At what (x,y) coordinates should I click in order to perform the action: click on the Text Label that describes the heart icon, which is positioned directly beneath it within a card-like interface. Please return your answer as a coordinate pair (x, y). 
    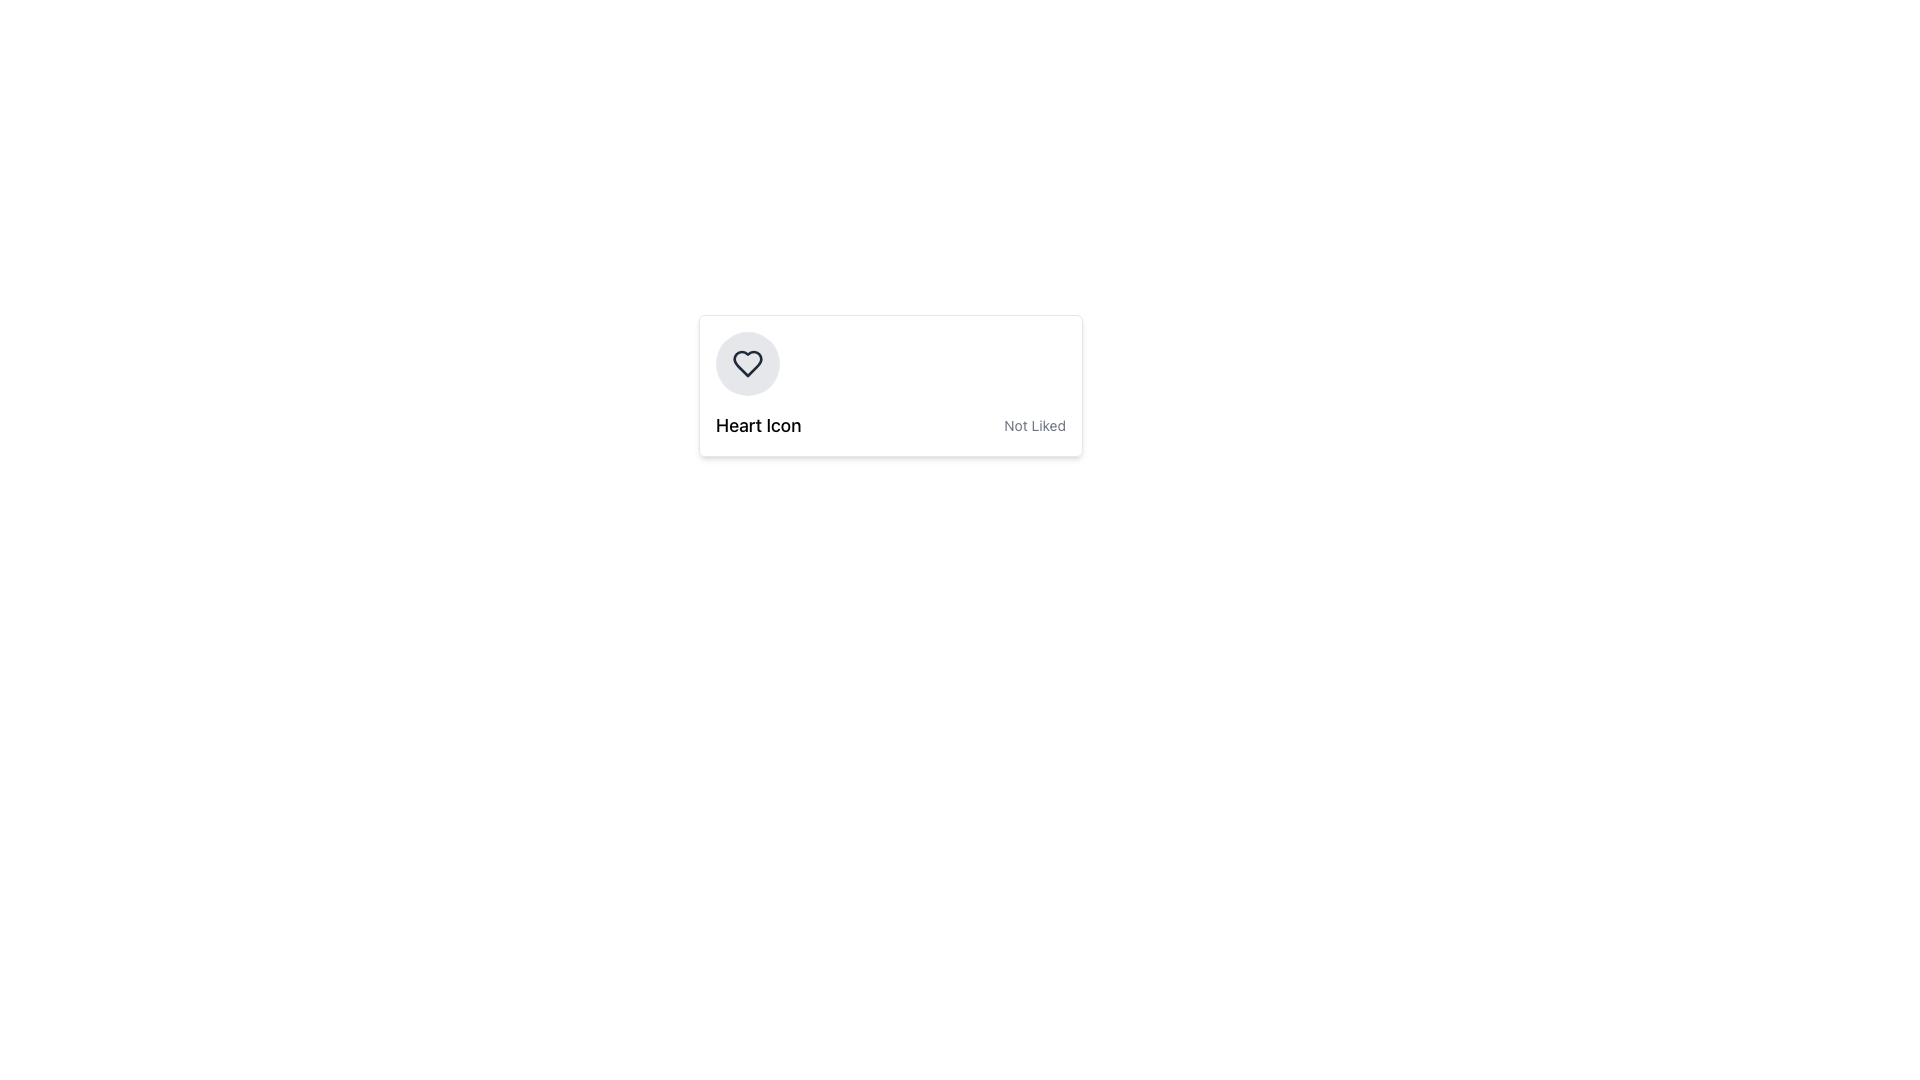
    Looking at the image, I should click on (757, 424).